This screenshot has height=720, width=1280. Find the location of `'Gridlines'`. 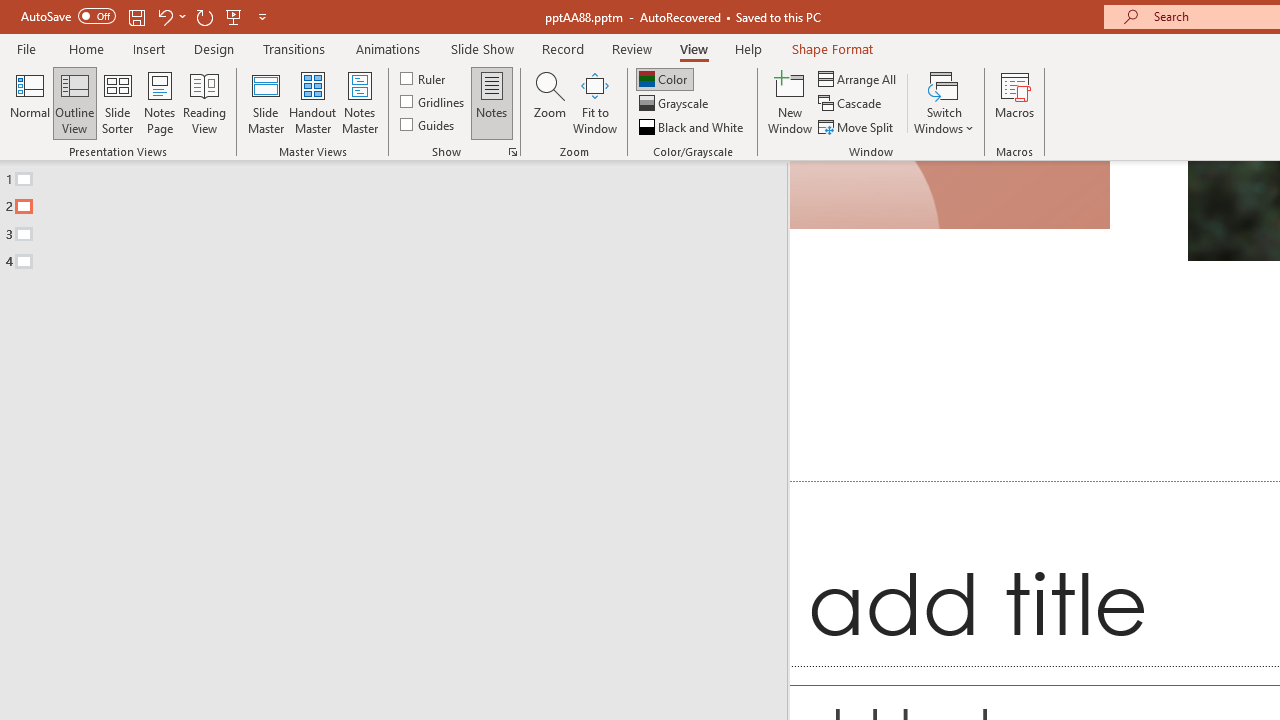

'Gridlines' is located at coordinates (432, 101).